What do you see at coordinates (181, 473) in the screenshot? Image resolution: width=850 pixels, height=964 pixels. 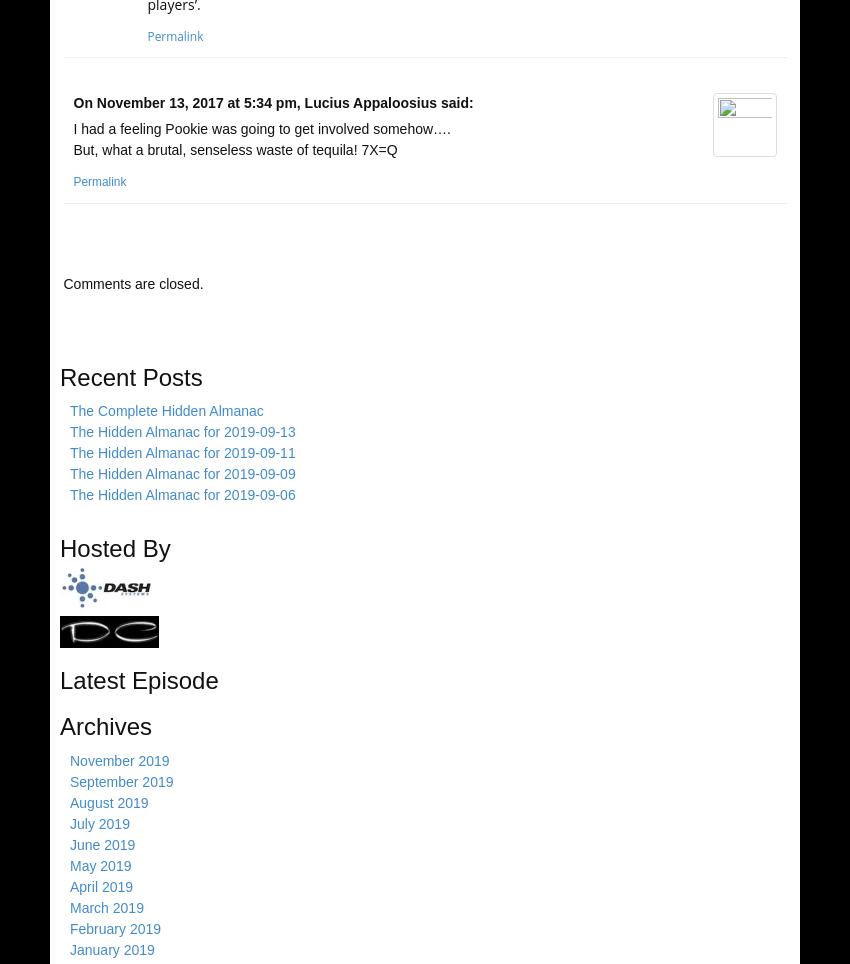 I see `'The Hidden Almanac for 2019-09-09'` at bounding box center [181, 473].